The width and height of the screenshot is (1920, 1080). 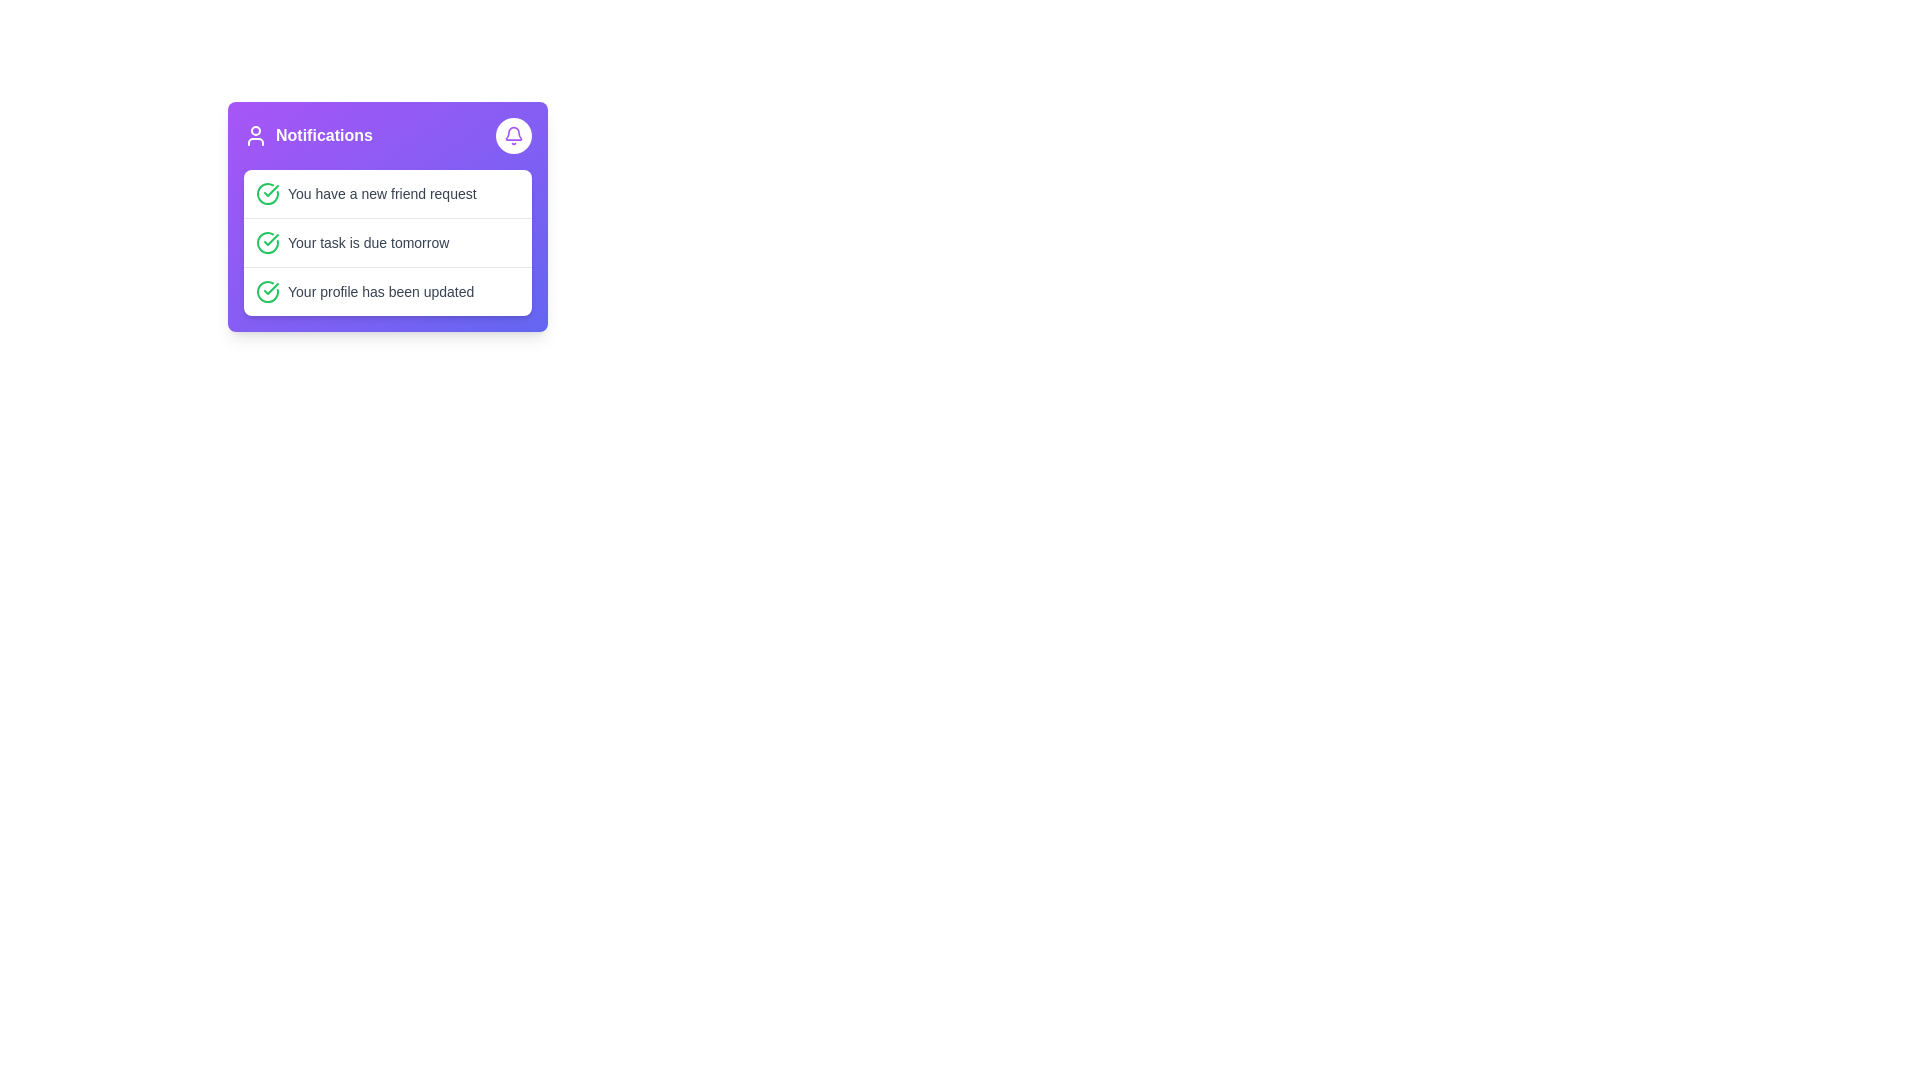 I want to click on the text label displaying 'Your profile has been updated', which is located at the bottom of the notification list and aligned with a green check mark icon, so click(x=381, y=292).